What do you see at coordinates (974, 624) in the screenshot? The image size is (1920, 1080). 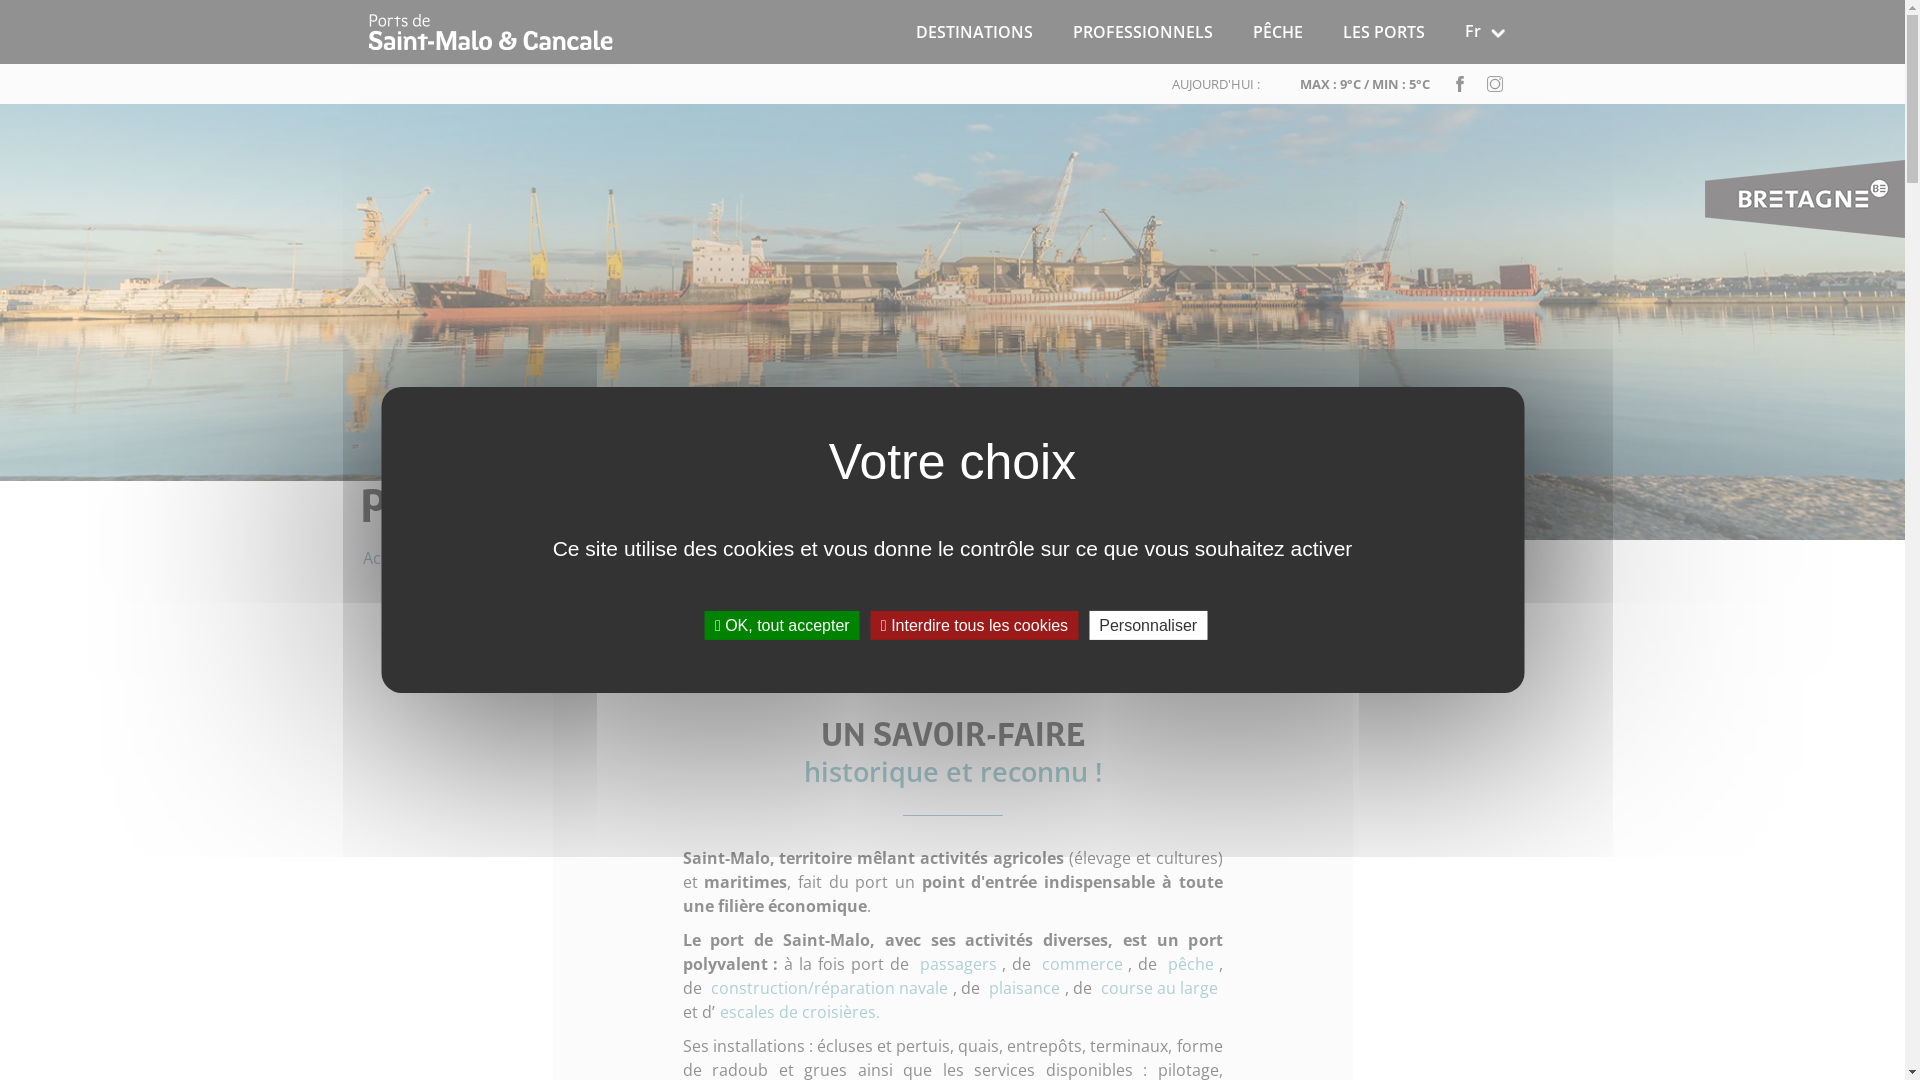 I see `'Interdire tous les cookies'` at bounding box center [974, 624].